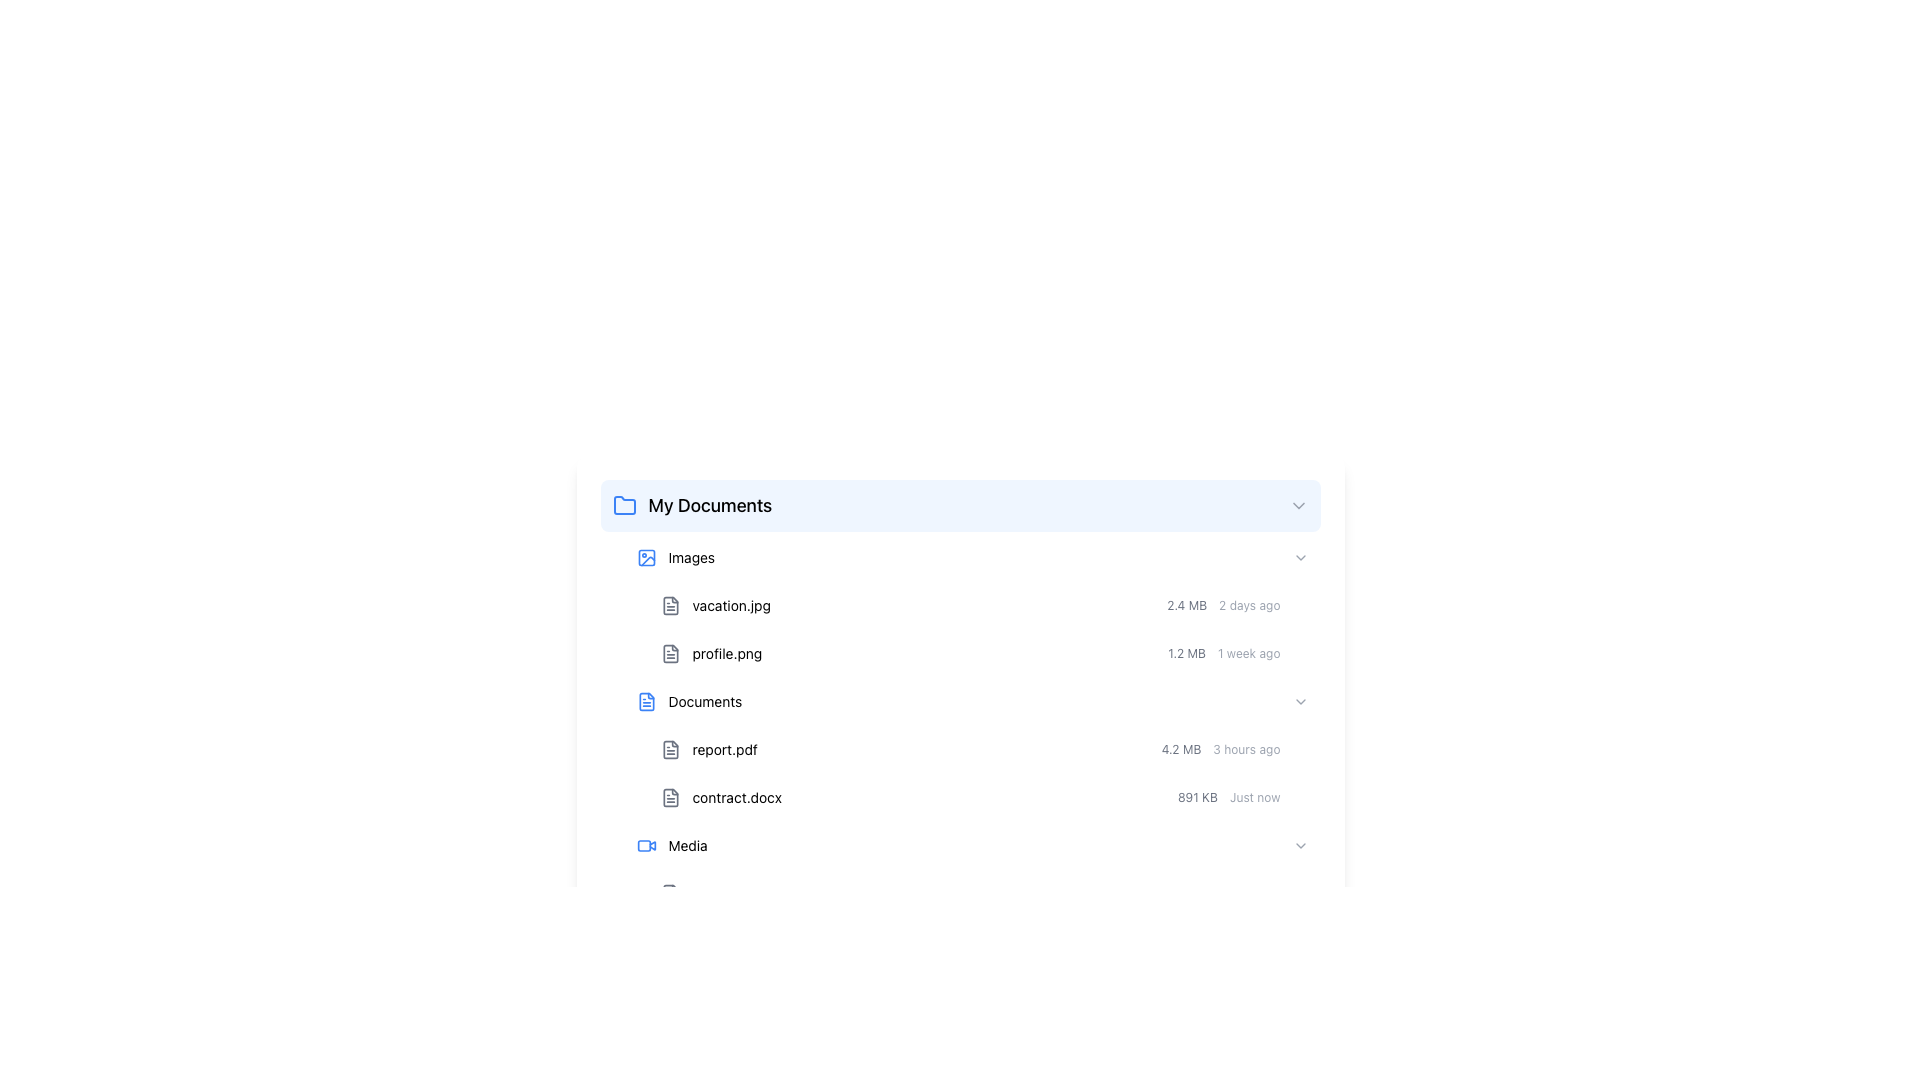 The height and width of the screenshot is (1080, 1920). I want to click on the rightwards-pointing chevron icon located next to the word 'Images' in the entry row, so click(1300, 558).